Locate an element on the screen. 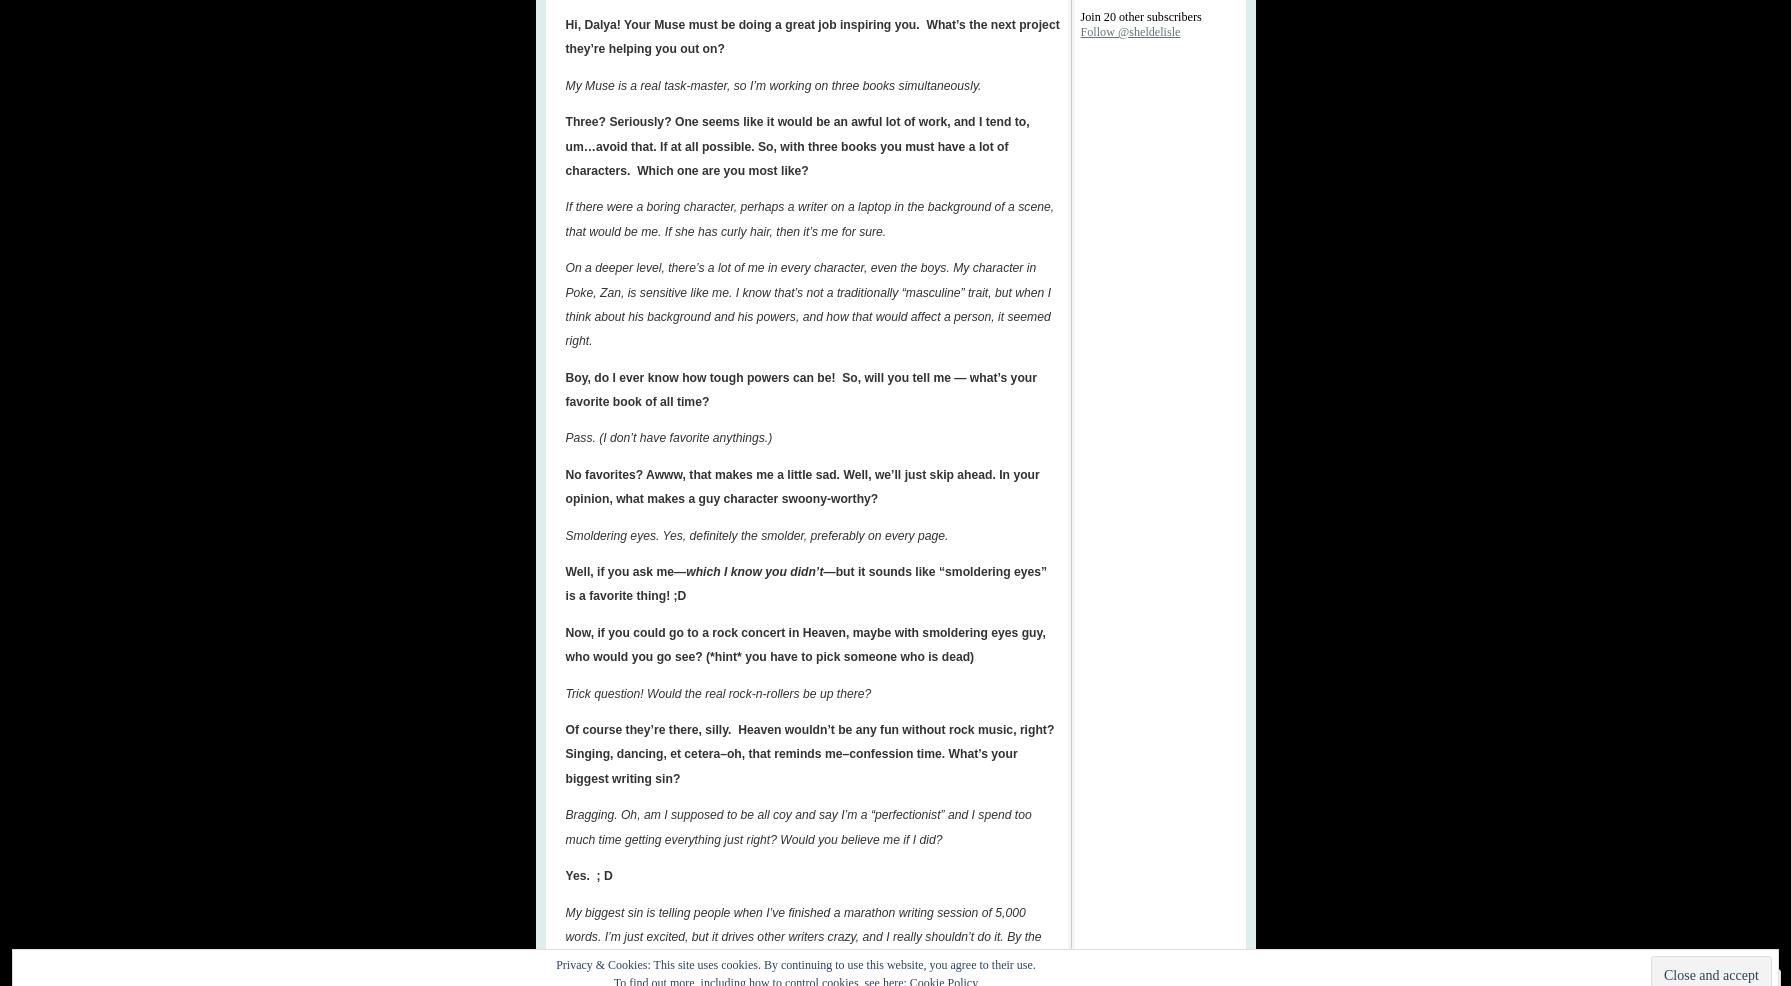 This screenshot has height=986, width=1791. 'Well, if you ask me—' is located at coordinates (625, 570).